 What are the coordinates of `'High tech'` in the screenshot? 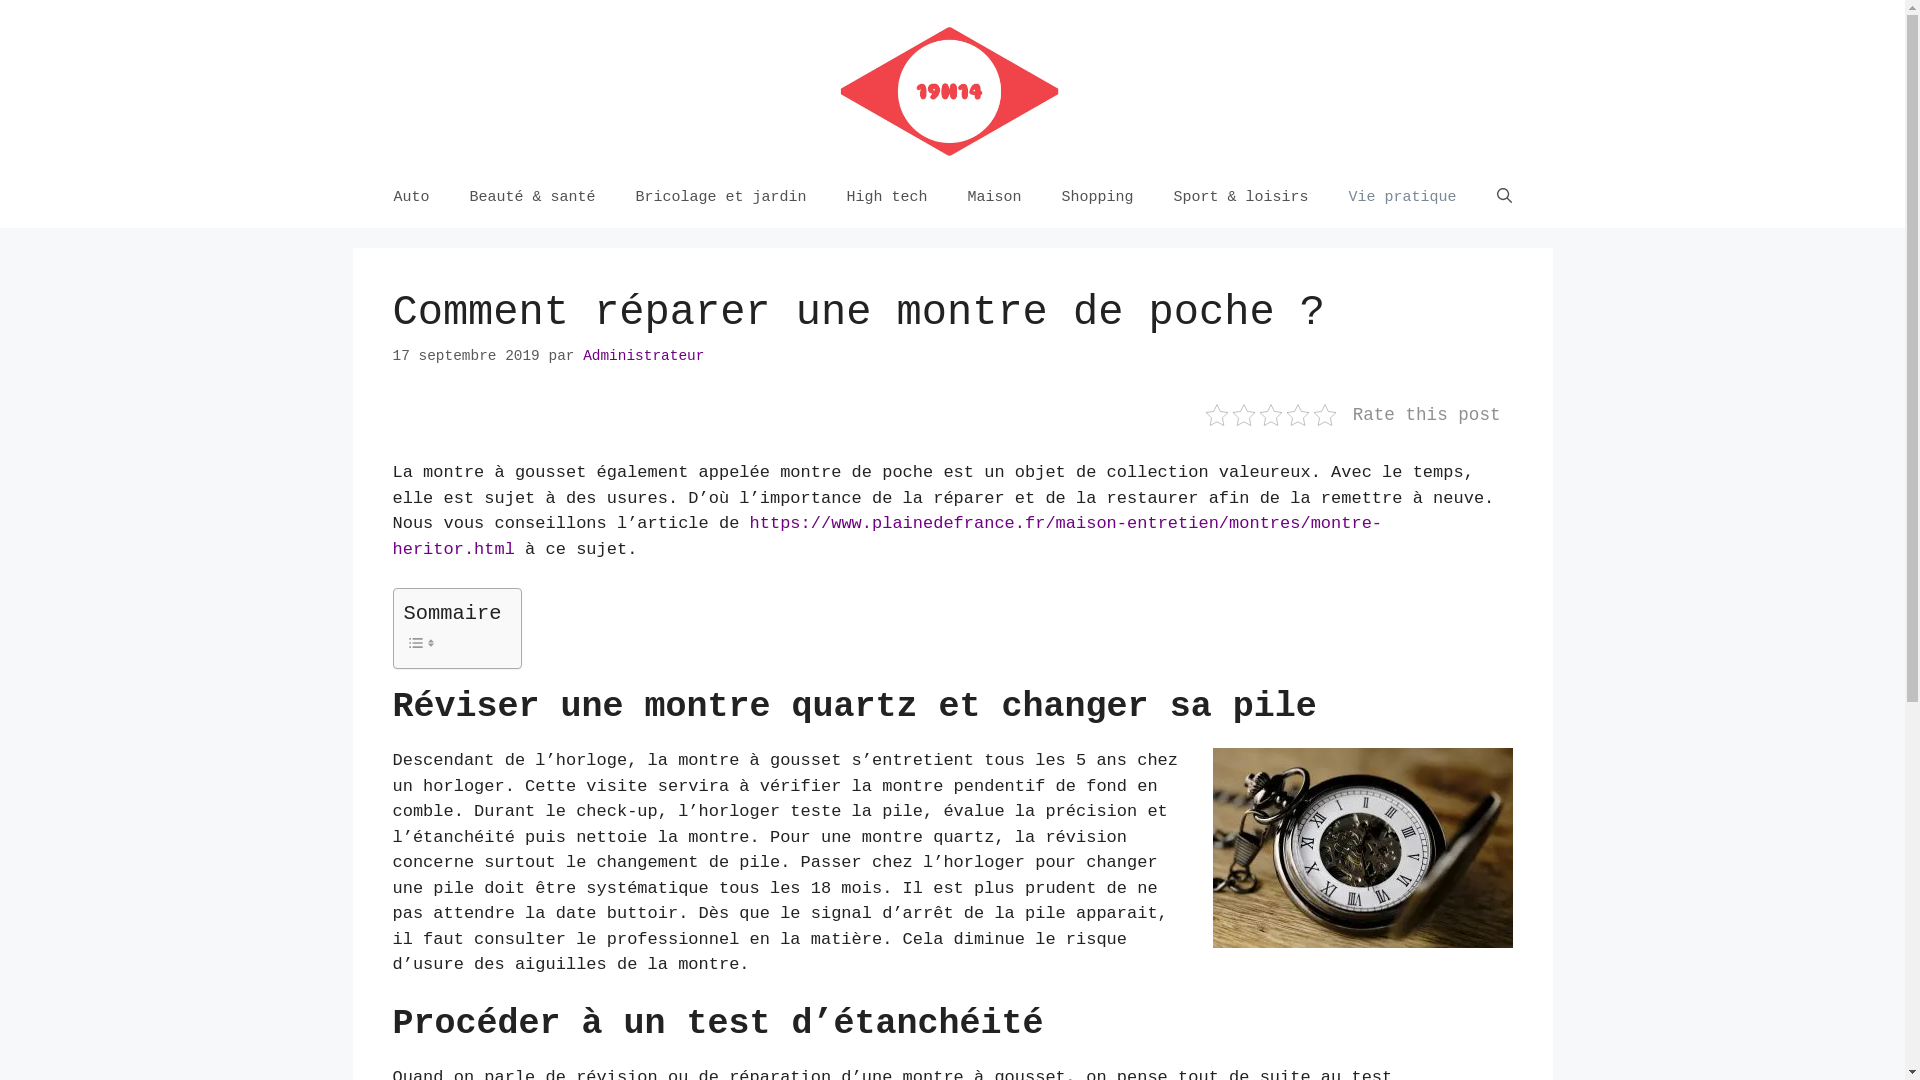 It's located at (885, 197).